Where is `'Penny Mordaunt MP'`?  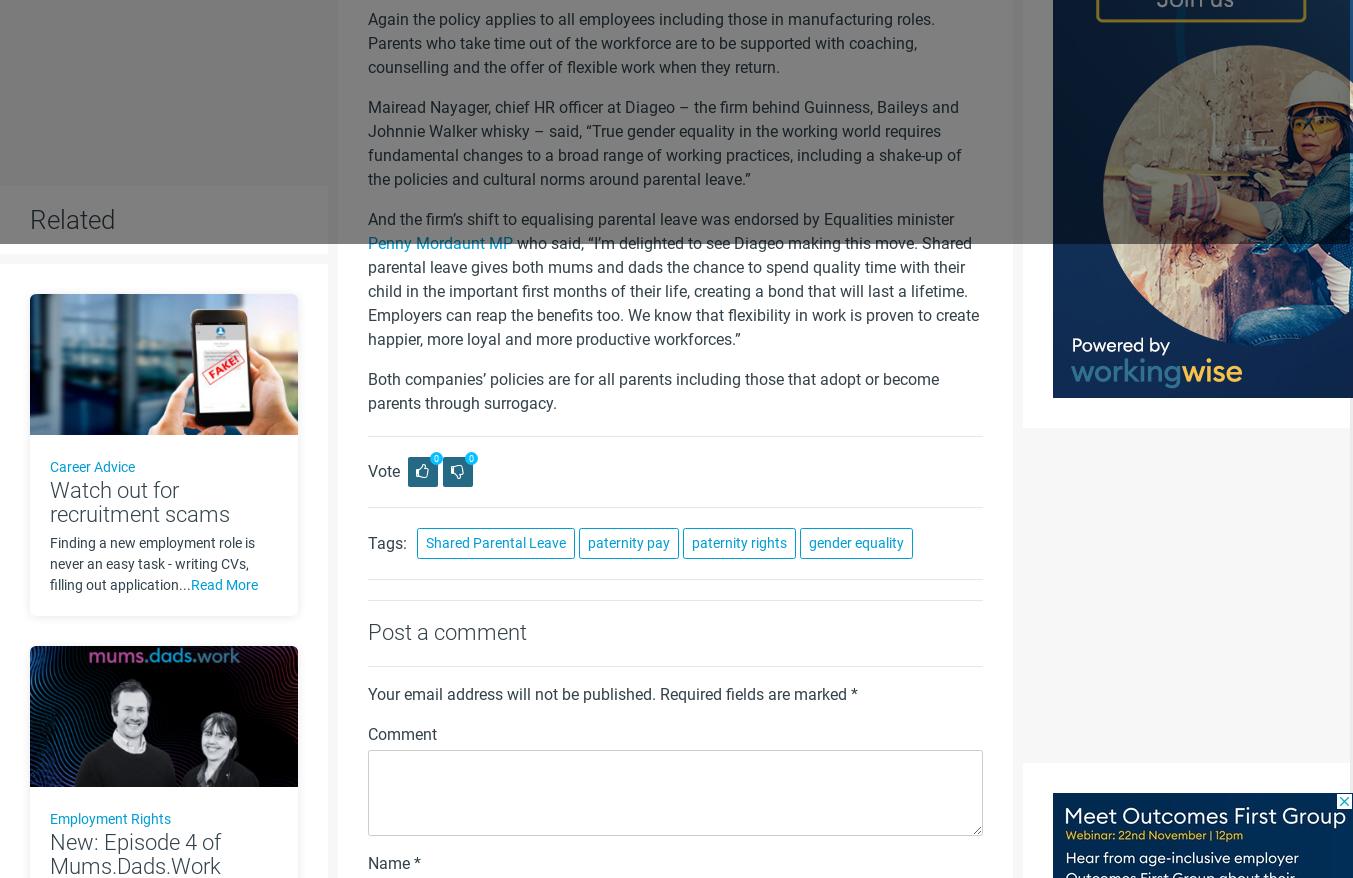 'Penny Mordaunt MP' is located at coordinates (365, 243).